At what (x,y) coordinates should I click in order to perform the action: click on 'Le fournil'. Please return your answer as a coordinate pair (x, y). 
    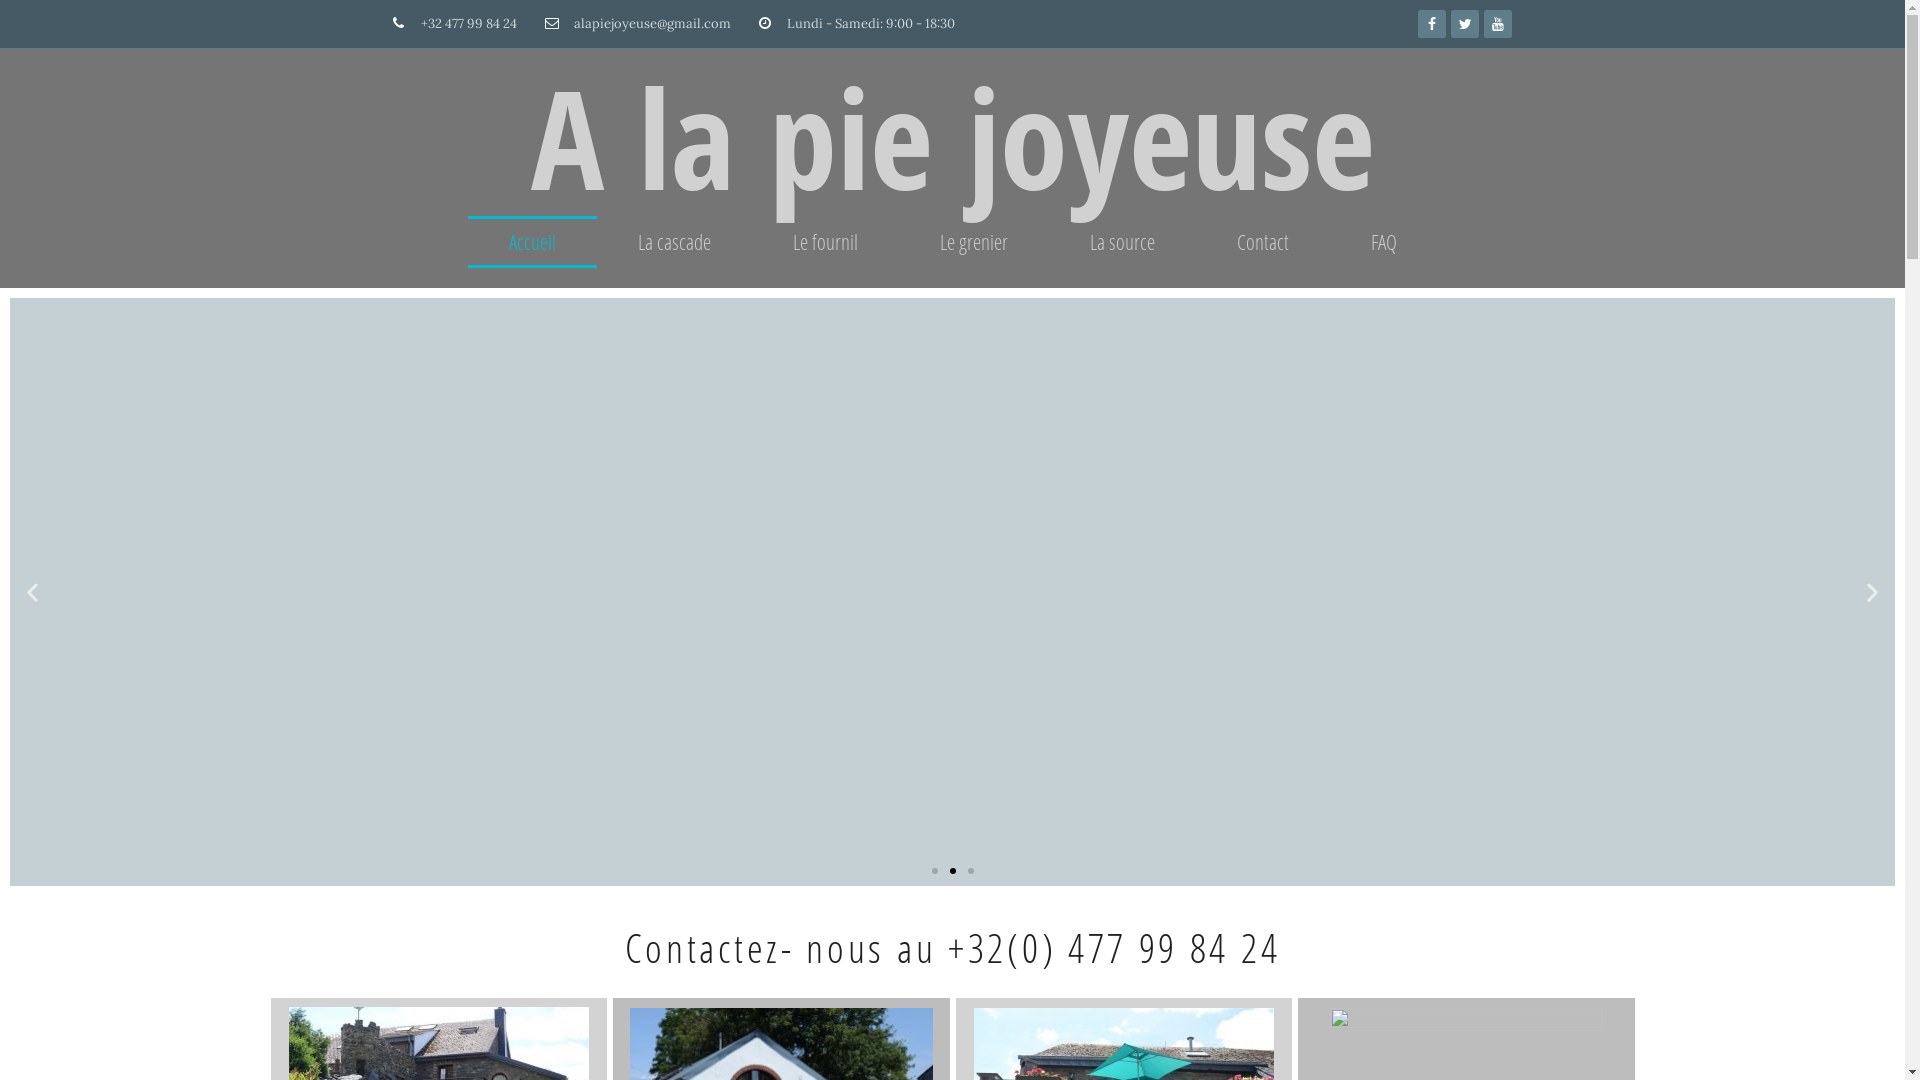
    Looking at the image, I should click on (825, 241).